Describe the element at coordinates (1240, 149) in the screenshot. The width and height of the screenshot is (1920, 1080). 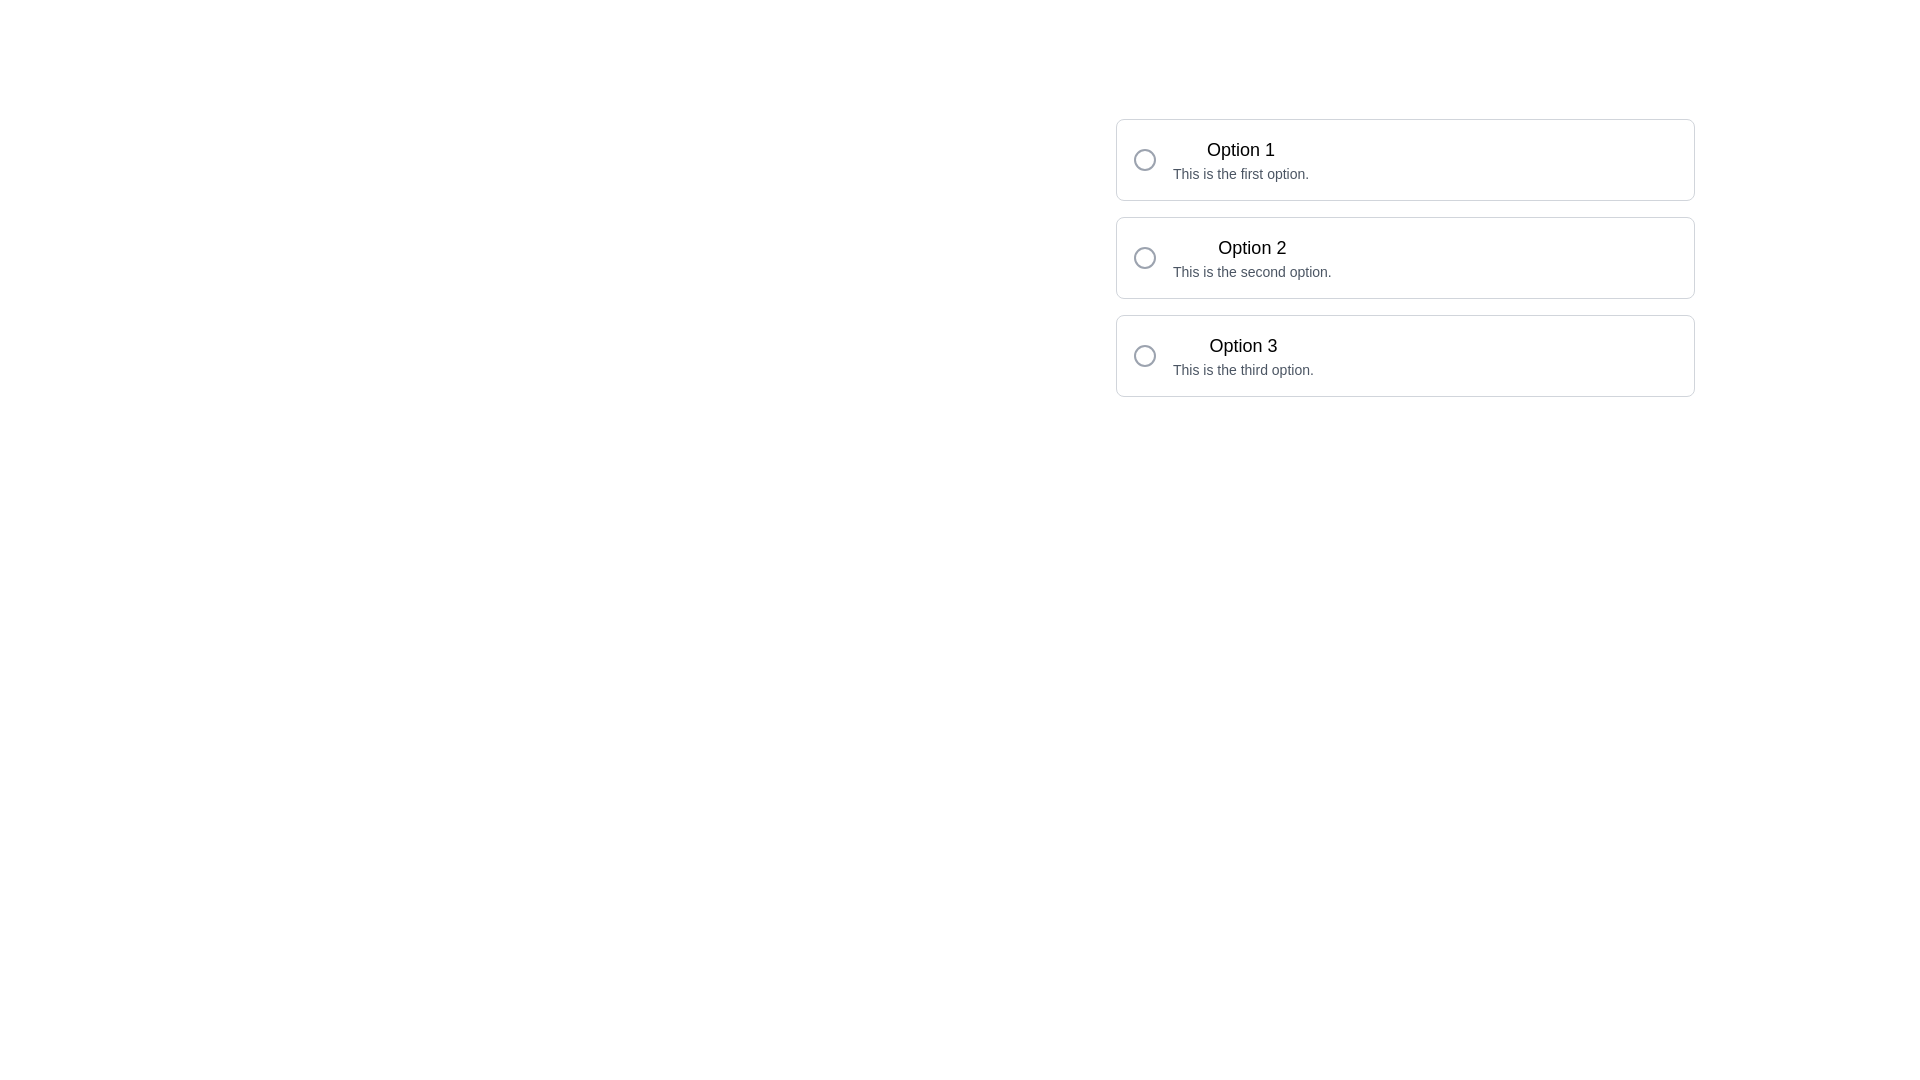
I see `static label 'Option 1' which is a medium-sized bold text located at the top-left of the segmented area containing other options` at that location.